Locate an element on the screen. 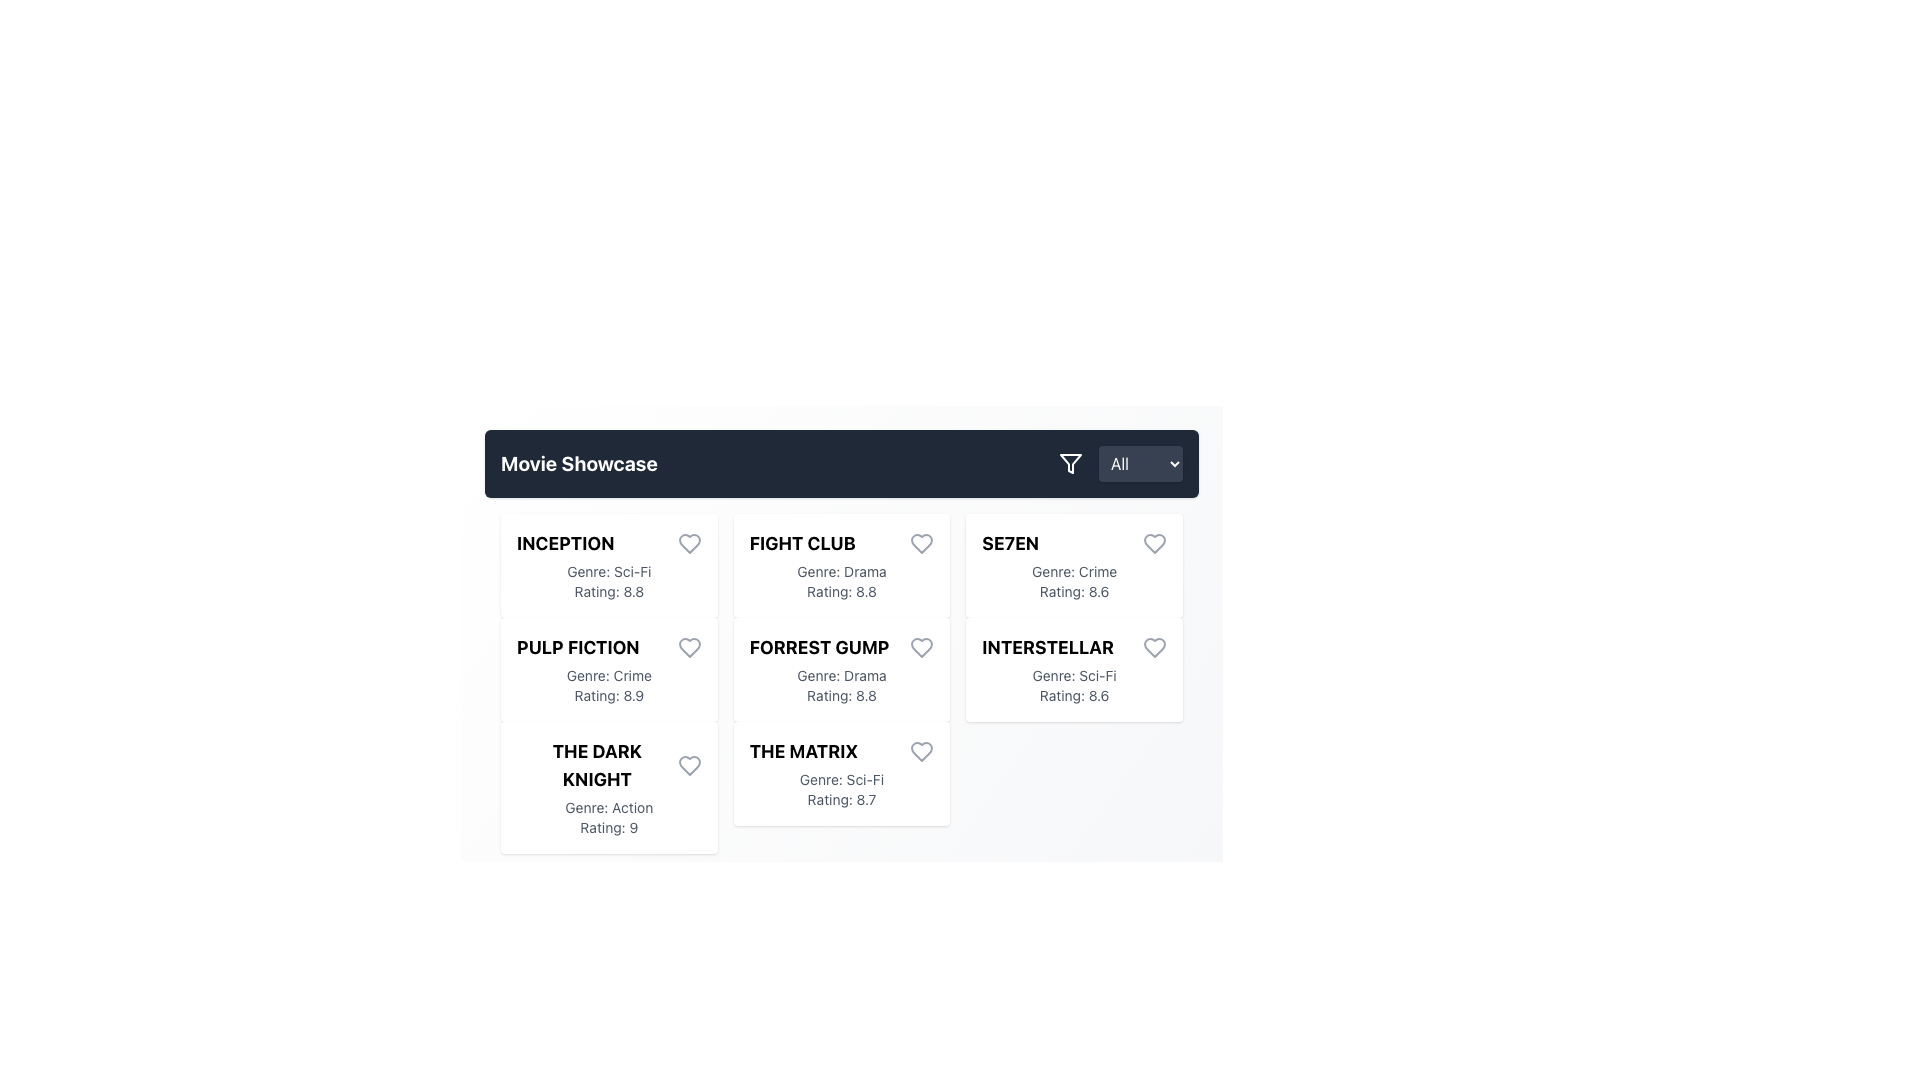  the static text display that provides additional information about 'The Matrix', including its genre ('Sci-Fi') and its rating ('8.7'). This element is located in the third column of the second row of the layout grid, below the main title text and to the left of an icon element is located at coordinates (841, 789).